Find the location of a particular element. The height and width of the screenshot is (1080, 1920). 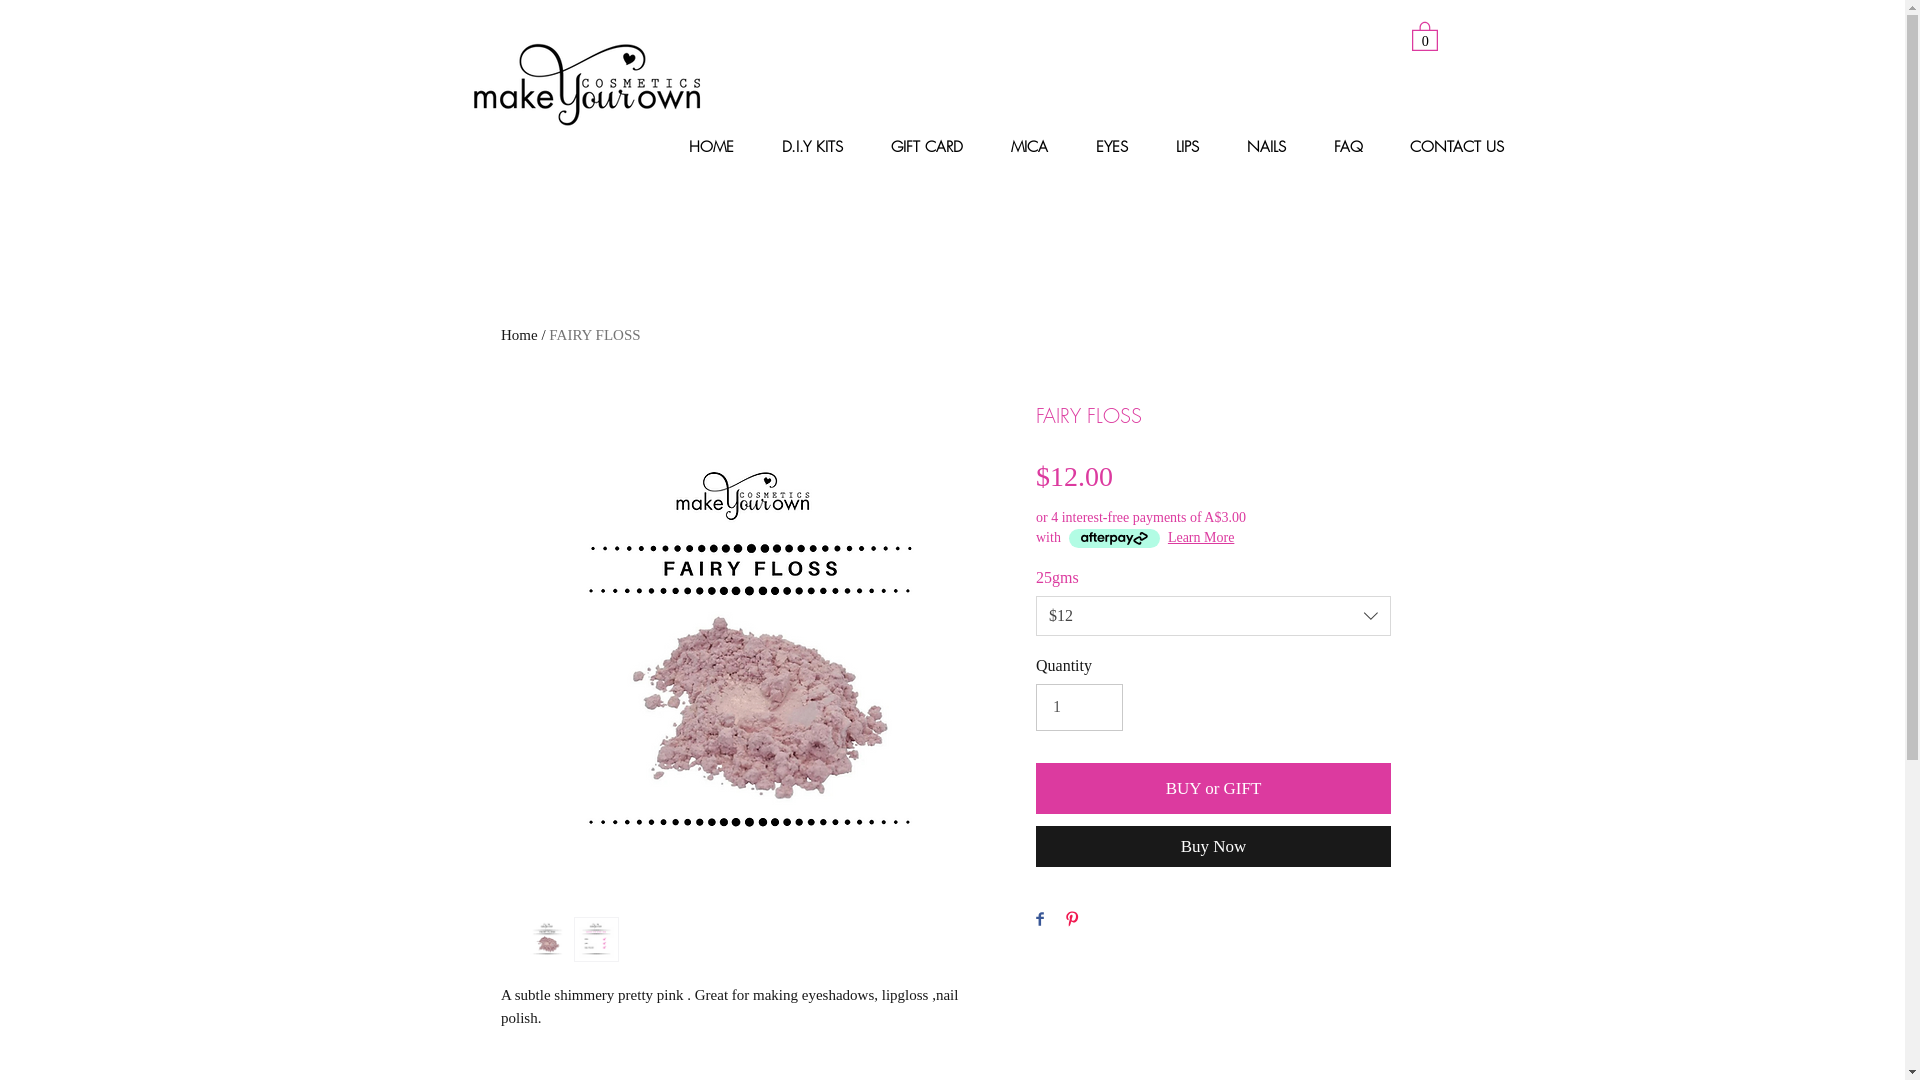

'EYES' is located at coordinates (1118, 146).